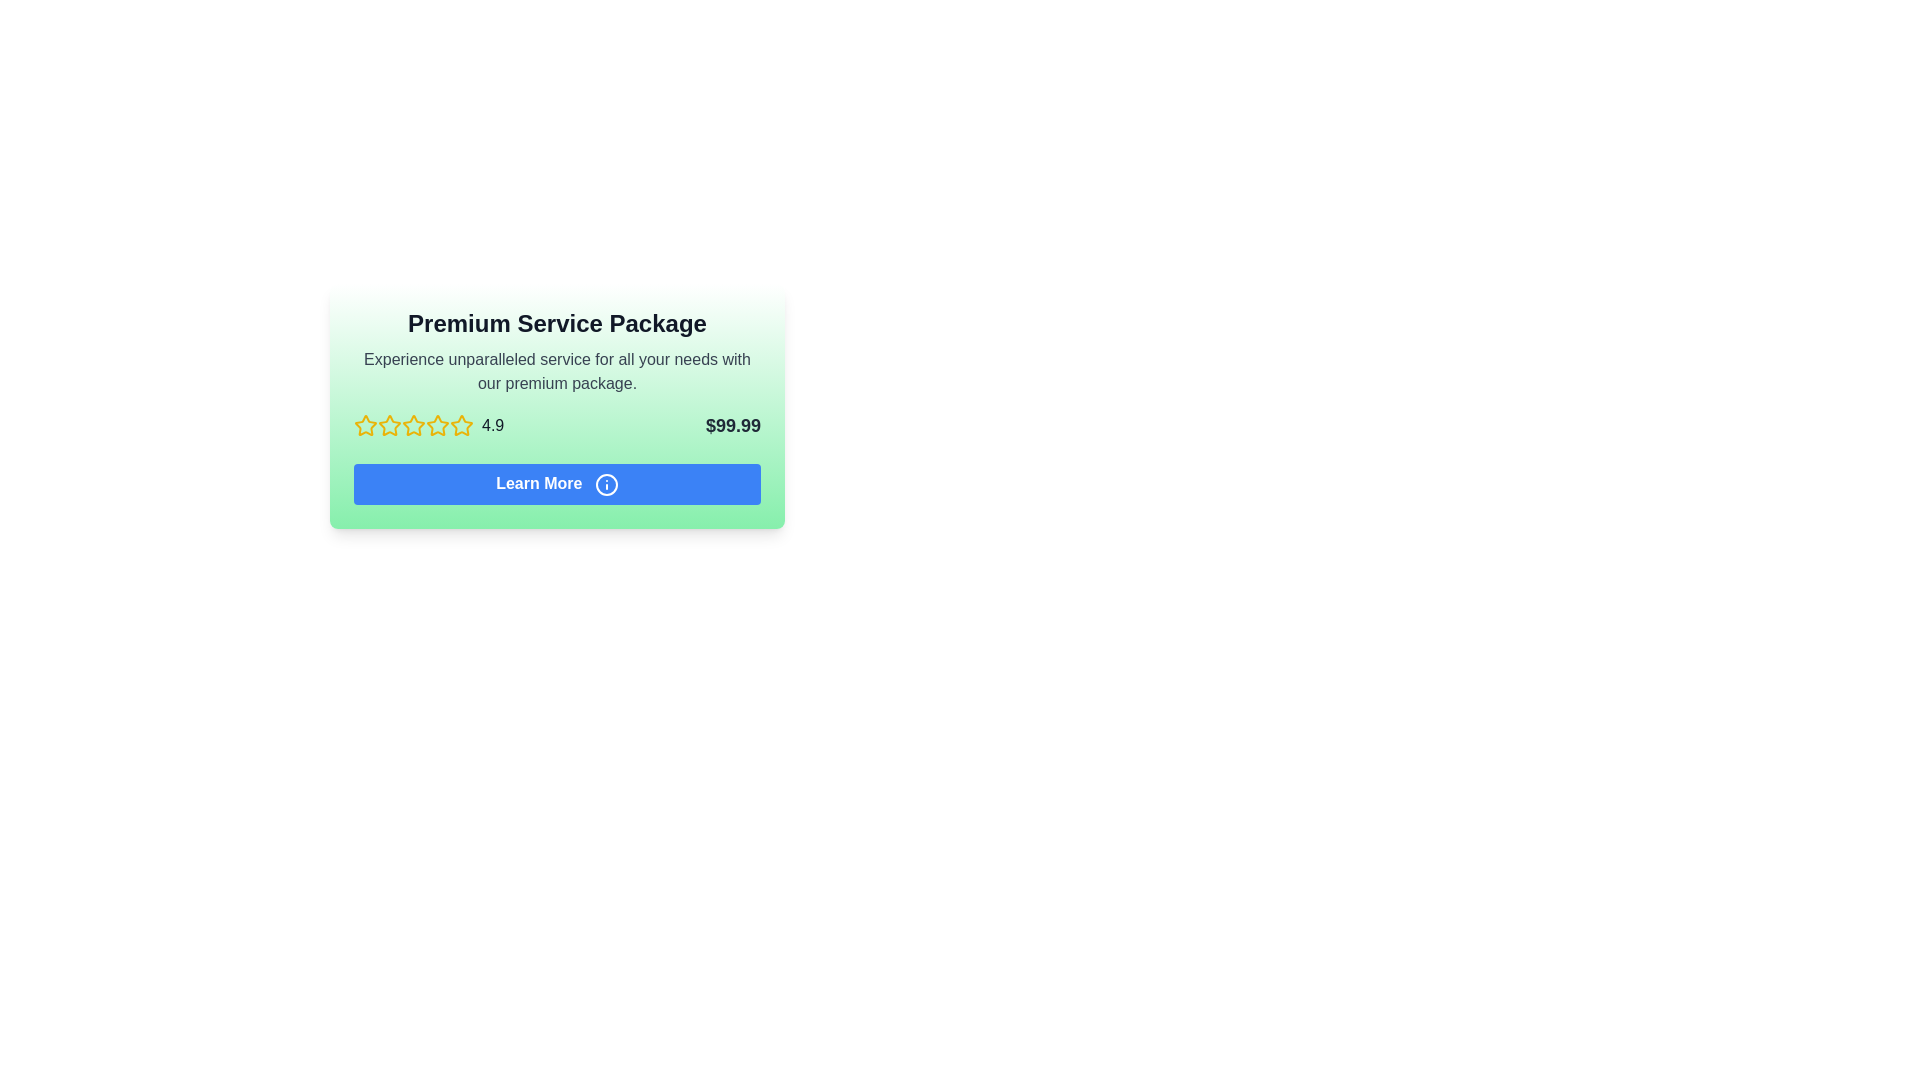 This screenshot has height=1080, width=1920. Describe the element at coordinates (389, 424) in the screenshot. I see `the second star icon in the rating section, which is styled with a yellow outline and filled with a transparent background, located below the title 'Premium Service Package'` at that location.